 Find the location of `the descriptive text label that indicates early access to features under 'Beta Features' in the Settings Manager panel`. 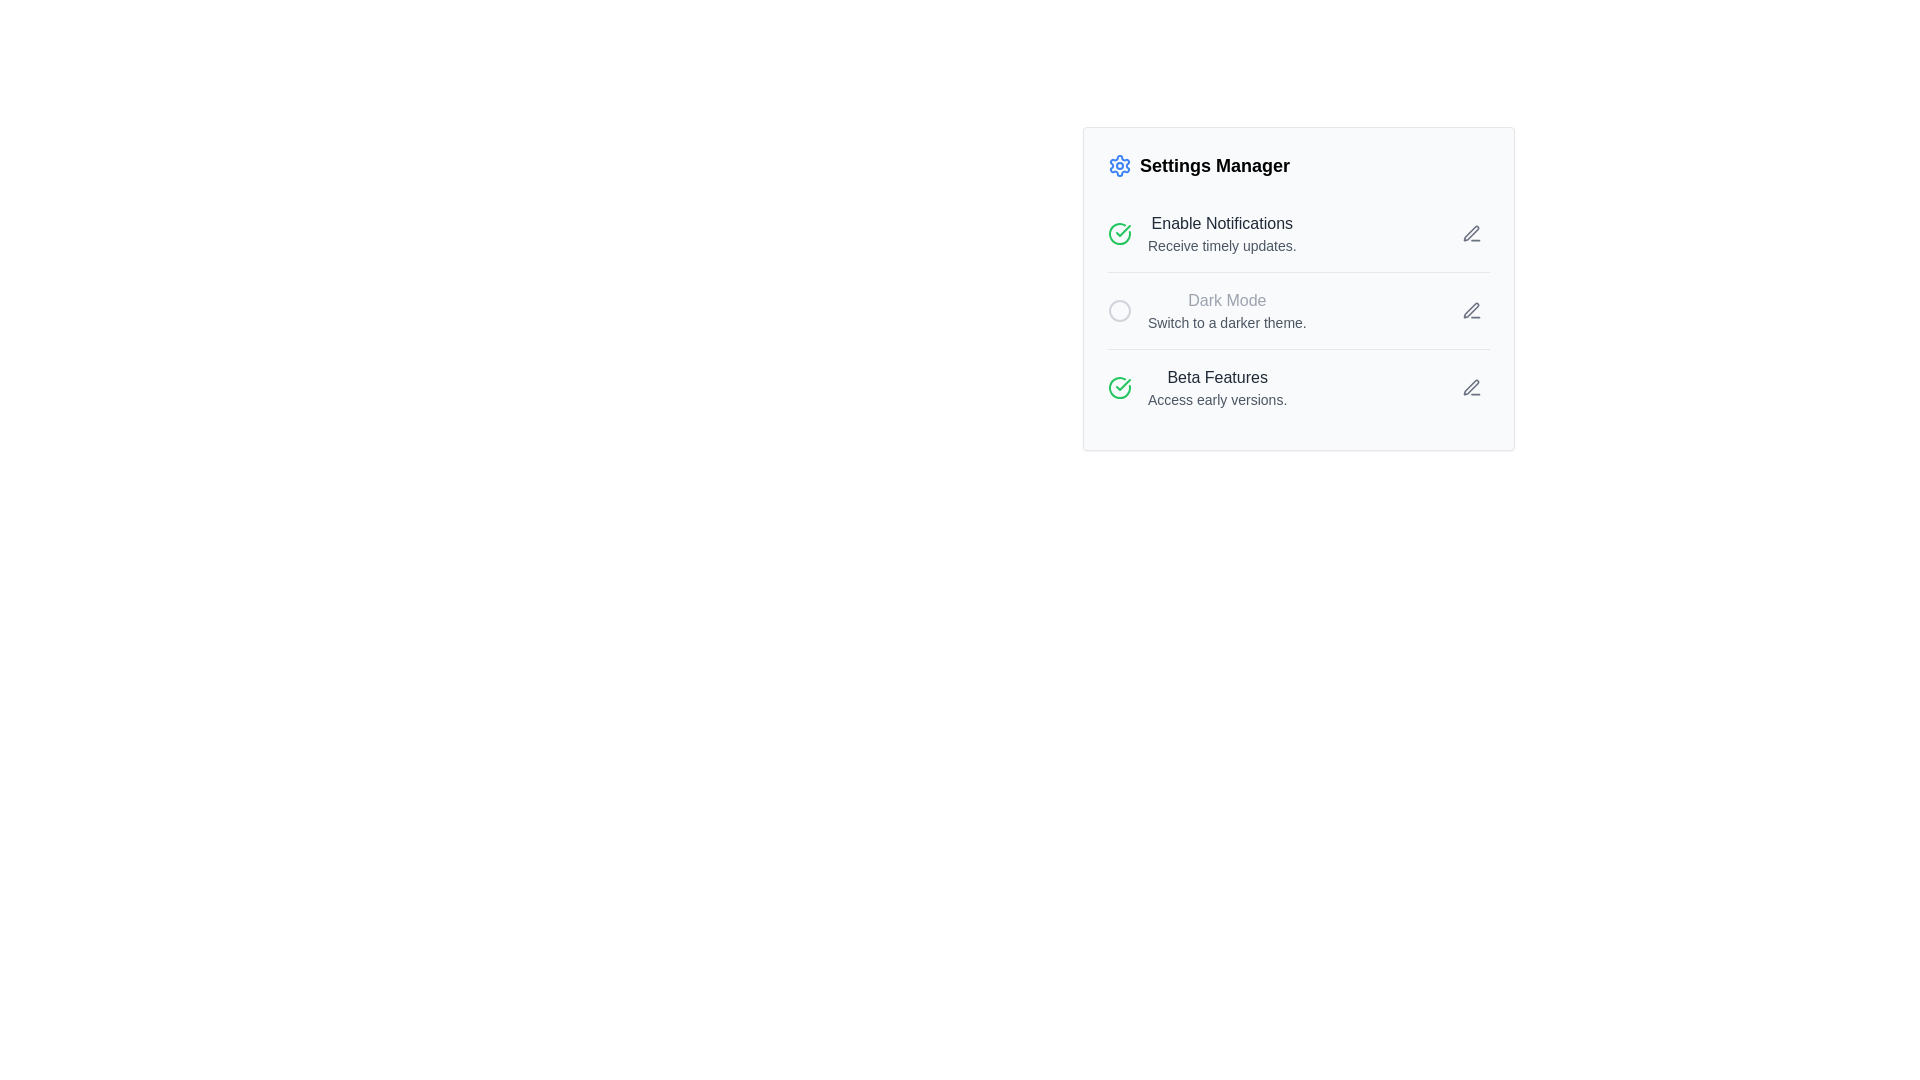

the descriptive text label that indicates early access to features under 'Beta Features' in the Settings Manager panel is located at coordinates (1216, 400).